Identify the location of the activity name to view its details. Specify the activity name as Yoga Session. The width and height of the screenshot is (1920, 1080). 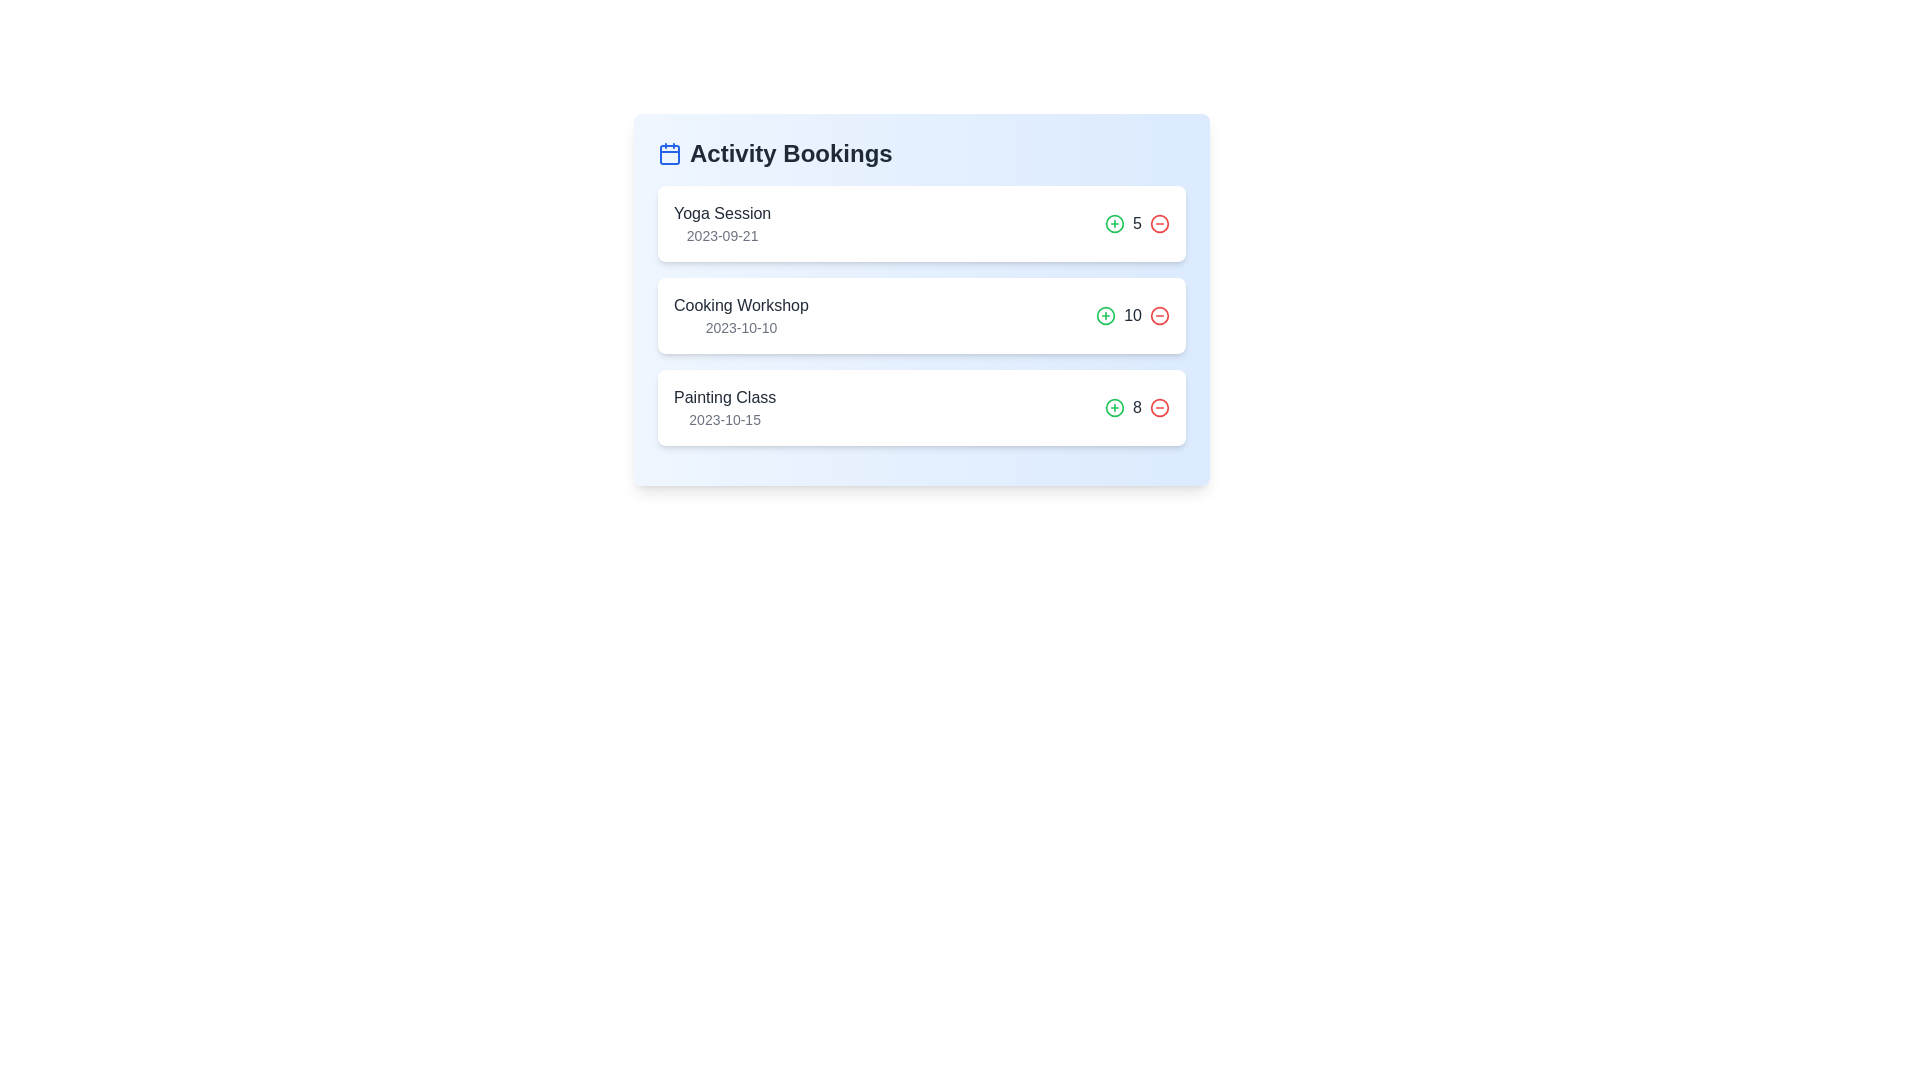
(720, 213).